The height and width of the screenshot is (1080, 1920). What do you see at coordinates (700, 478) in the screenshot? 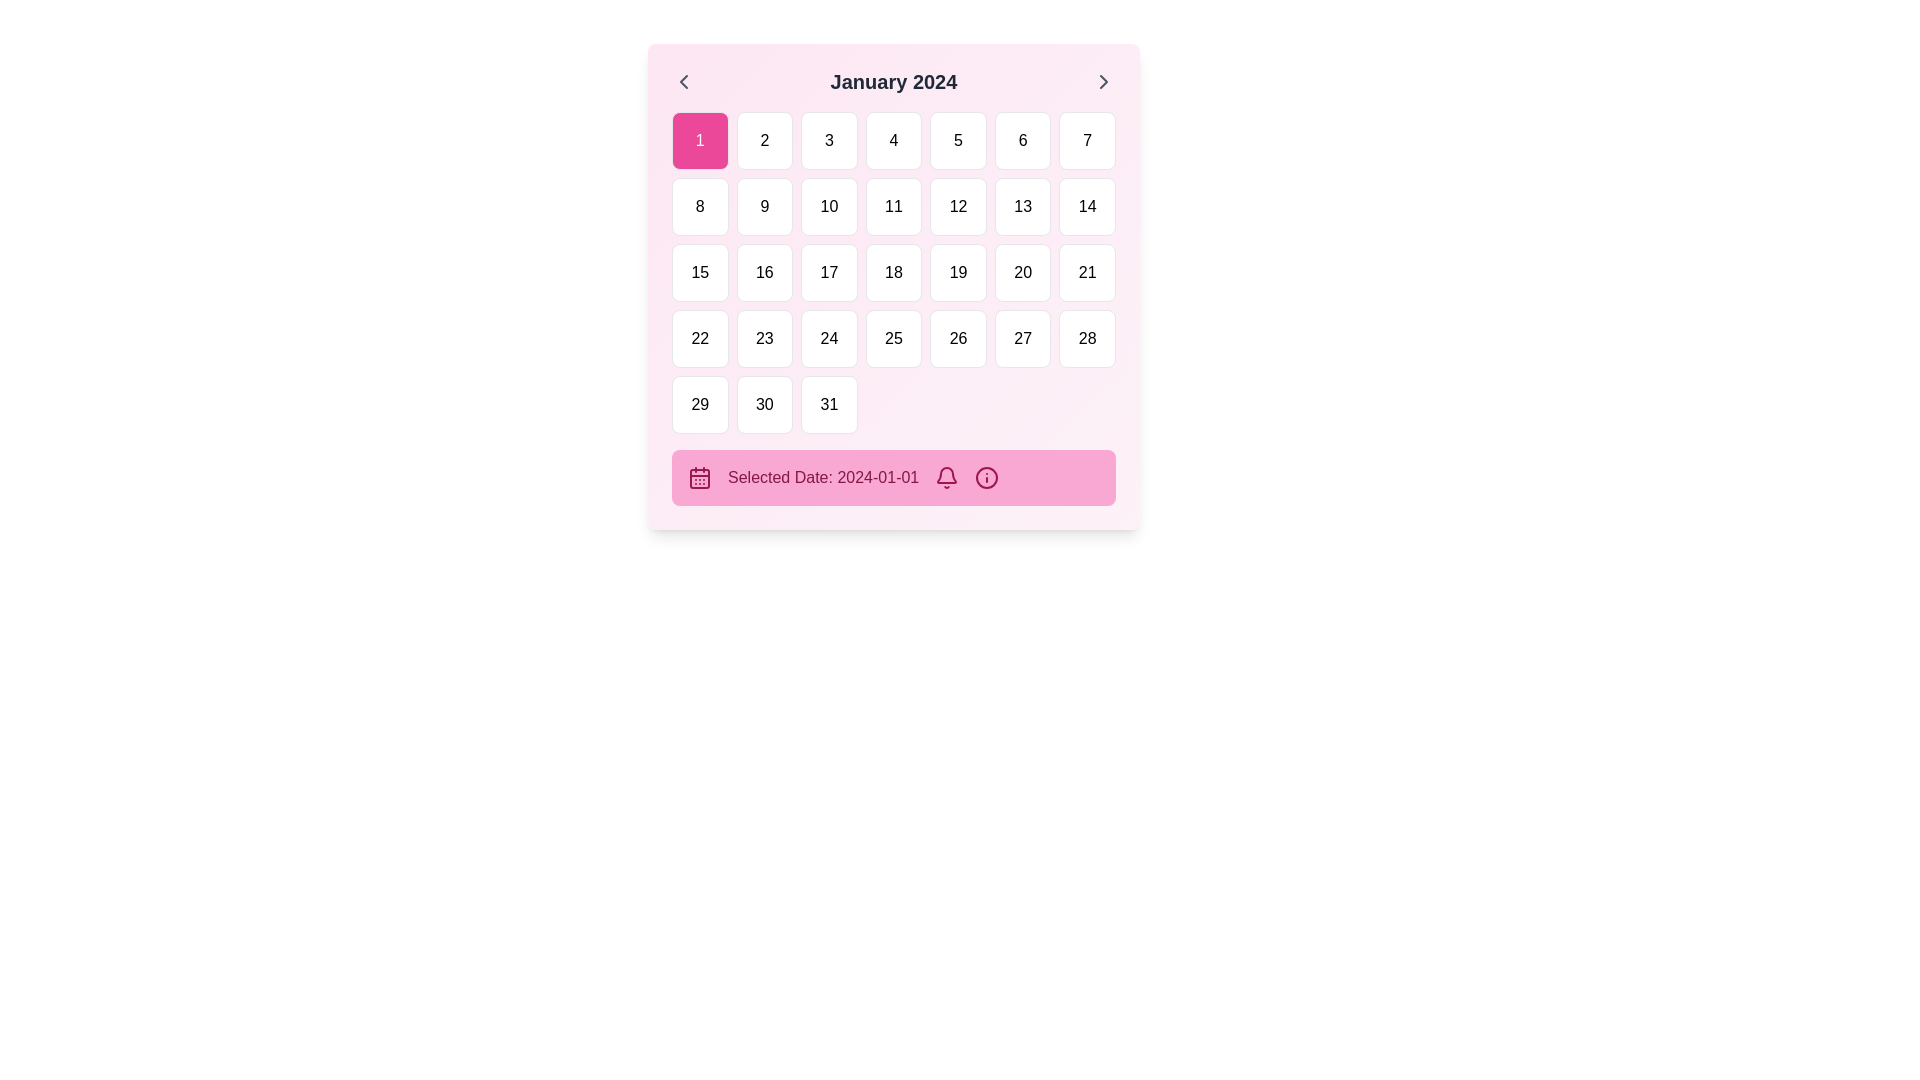
I see `the pink-themed calendar icon with a rectangular border and rounded corners located on the left end of the pink background bar in the calendar widget` at bounding box center [700, 478].